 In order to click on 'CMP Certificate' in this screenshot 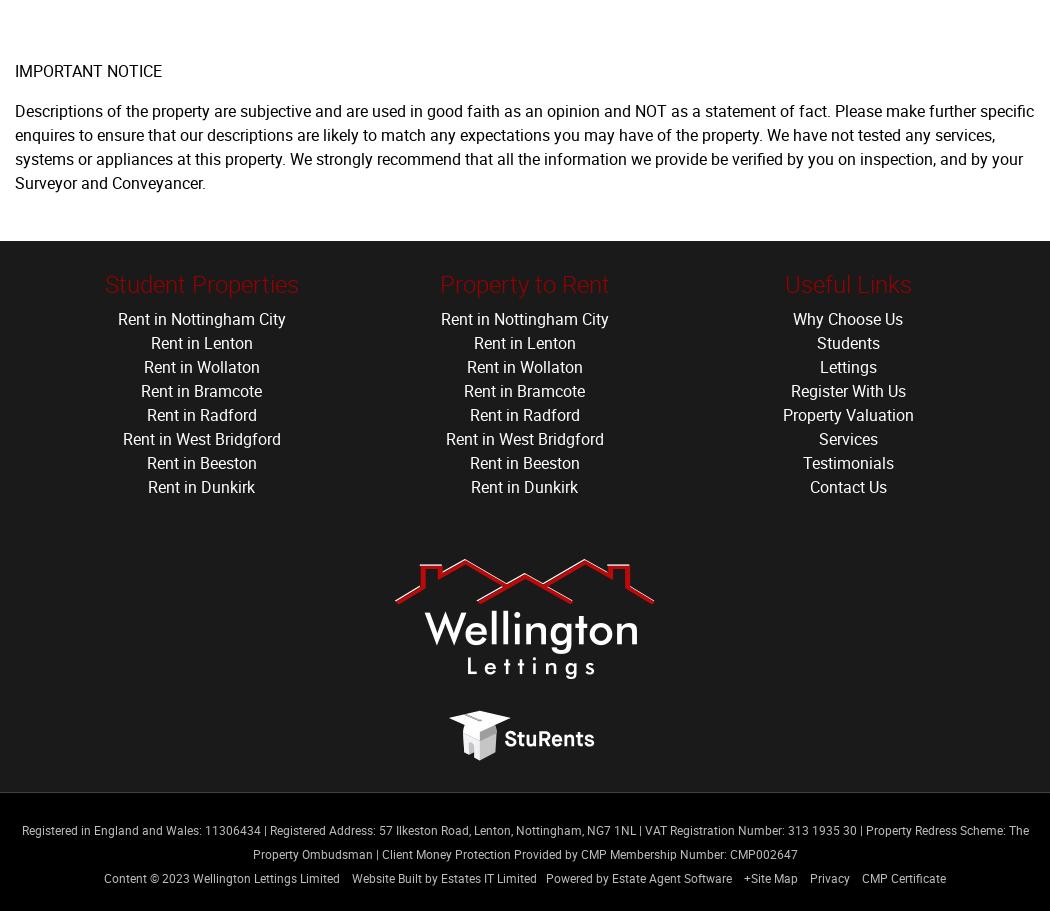, I will do `click(862, 876)`.